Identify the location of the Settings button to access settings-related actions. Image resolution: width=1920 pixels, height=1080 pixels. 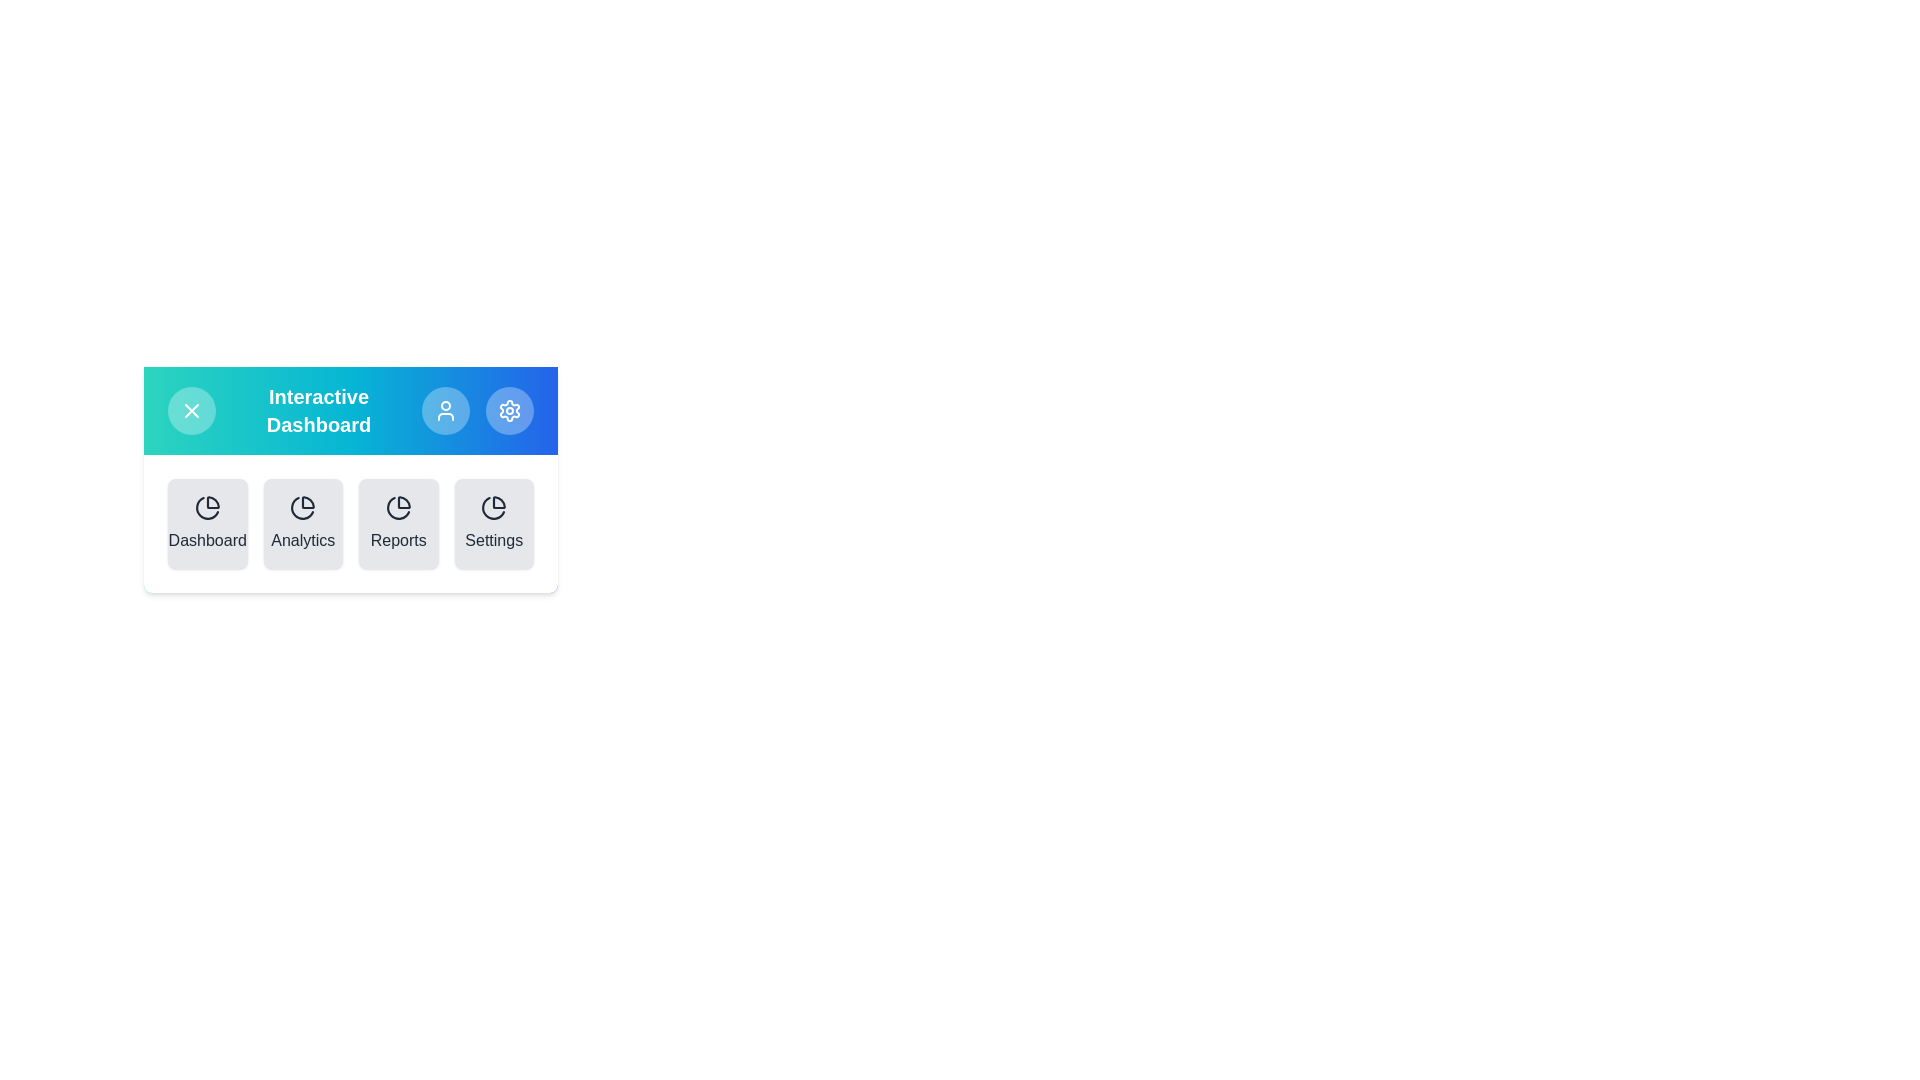
(509, 410).